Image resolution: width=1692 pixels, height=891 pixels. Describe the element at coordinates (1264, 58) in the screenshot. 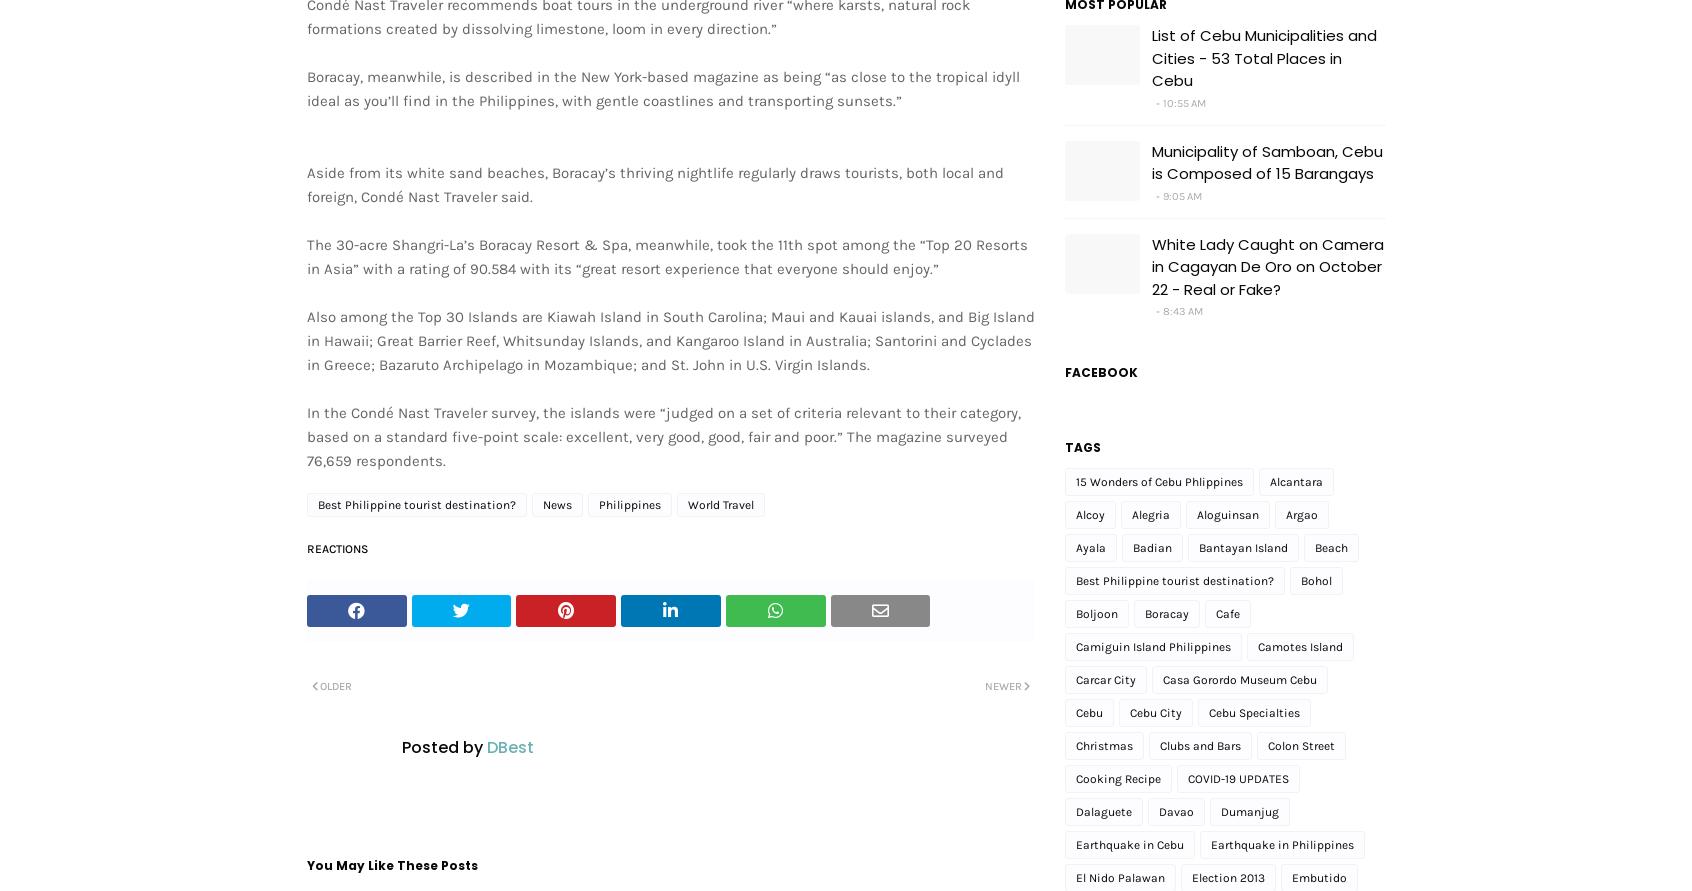

I see `'List of Cebu Municipalities and Cities - 53 Total Places in Cebu'` at that location.